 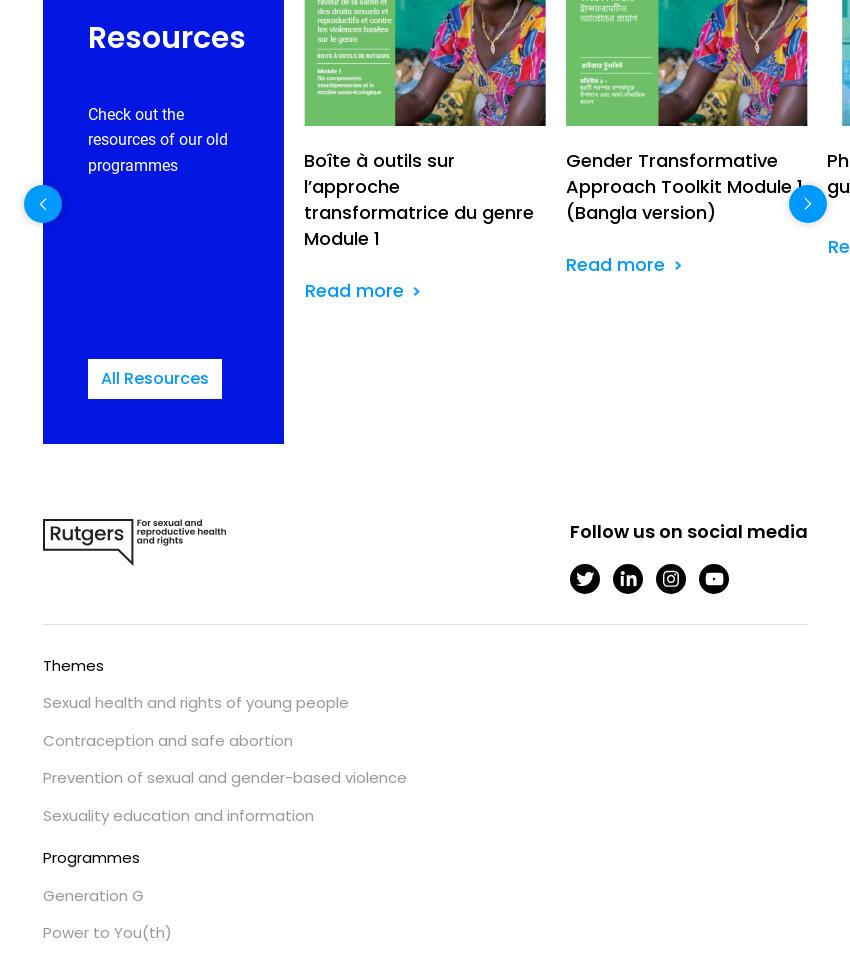 I want to click on 'Gender Transformative Approach Toolkit Module 1 (Bangla version)', so click(x=682, y=185).